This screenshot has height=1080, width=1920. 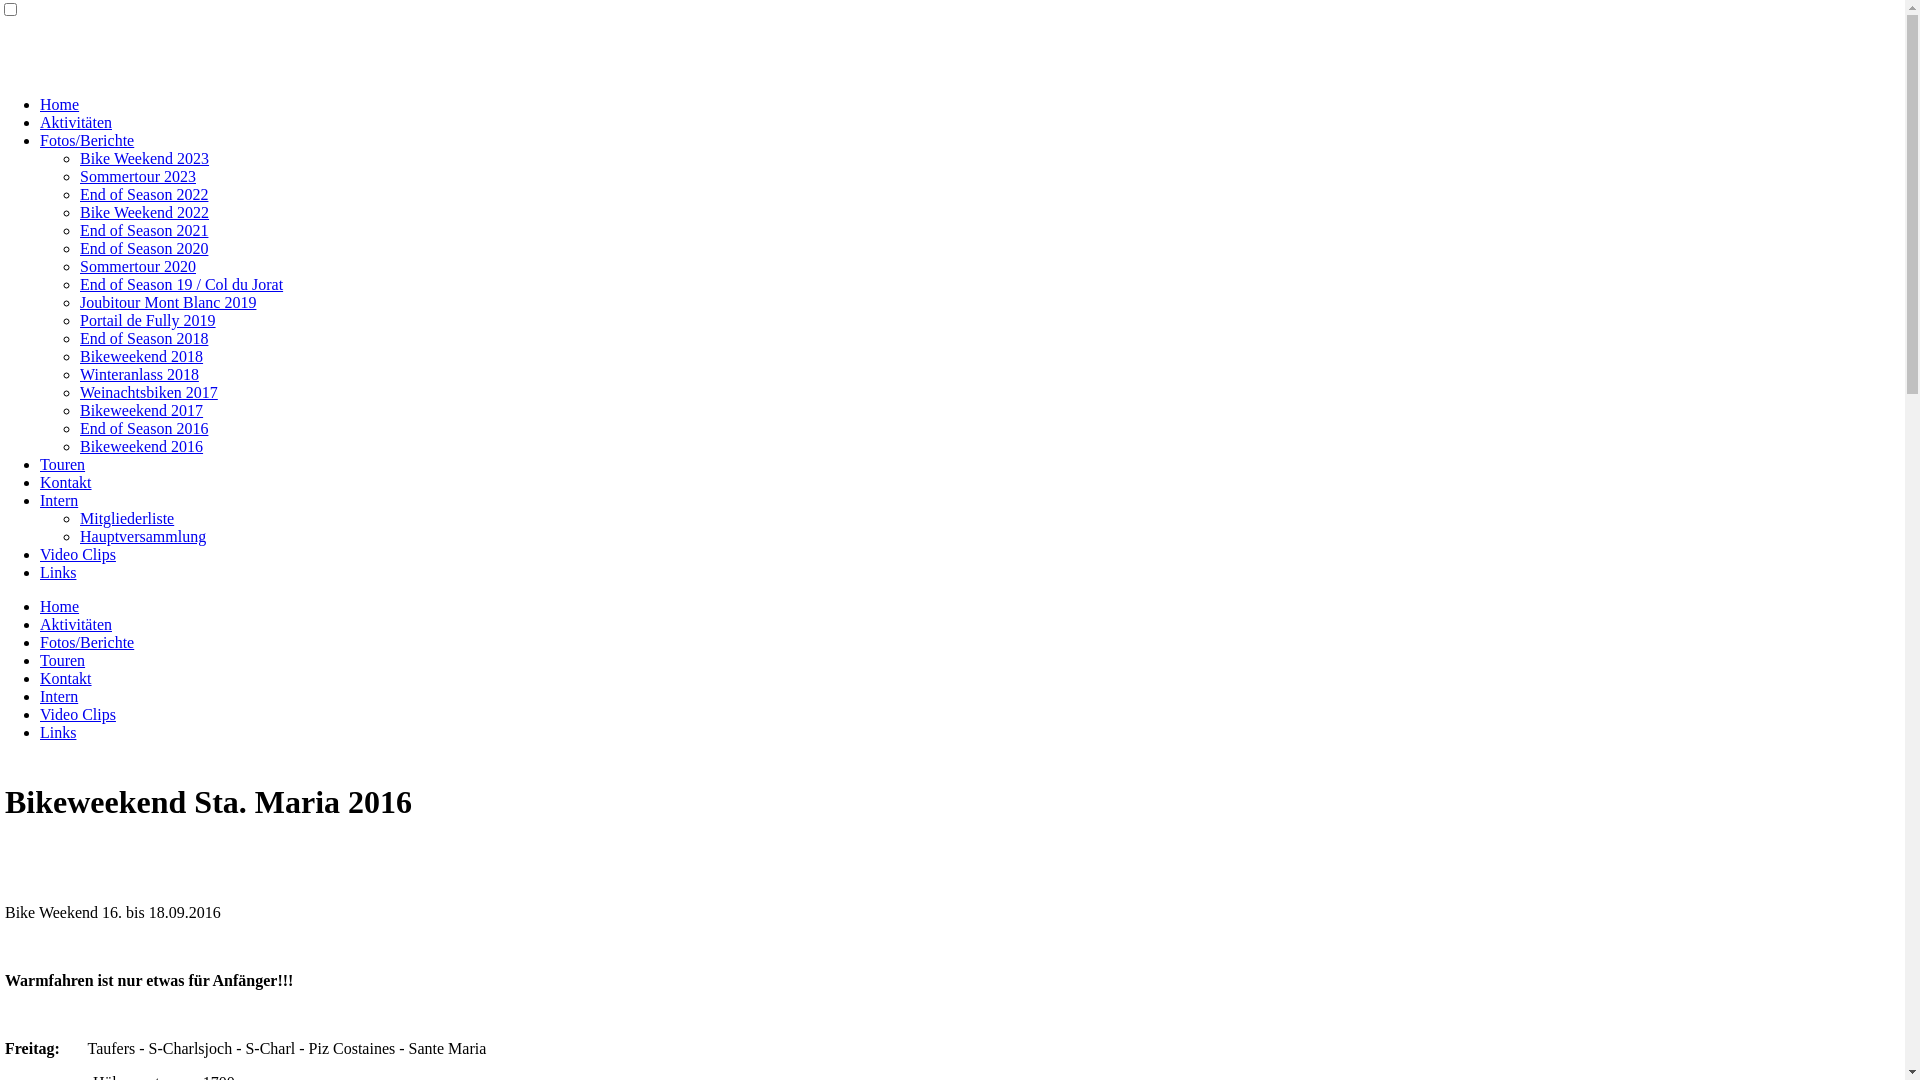 What do you see at coordinates (140, 409) in the screenshot?
I see `'Bikeweekend 2017'` at bounding box center [140, 409].